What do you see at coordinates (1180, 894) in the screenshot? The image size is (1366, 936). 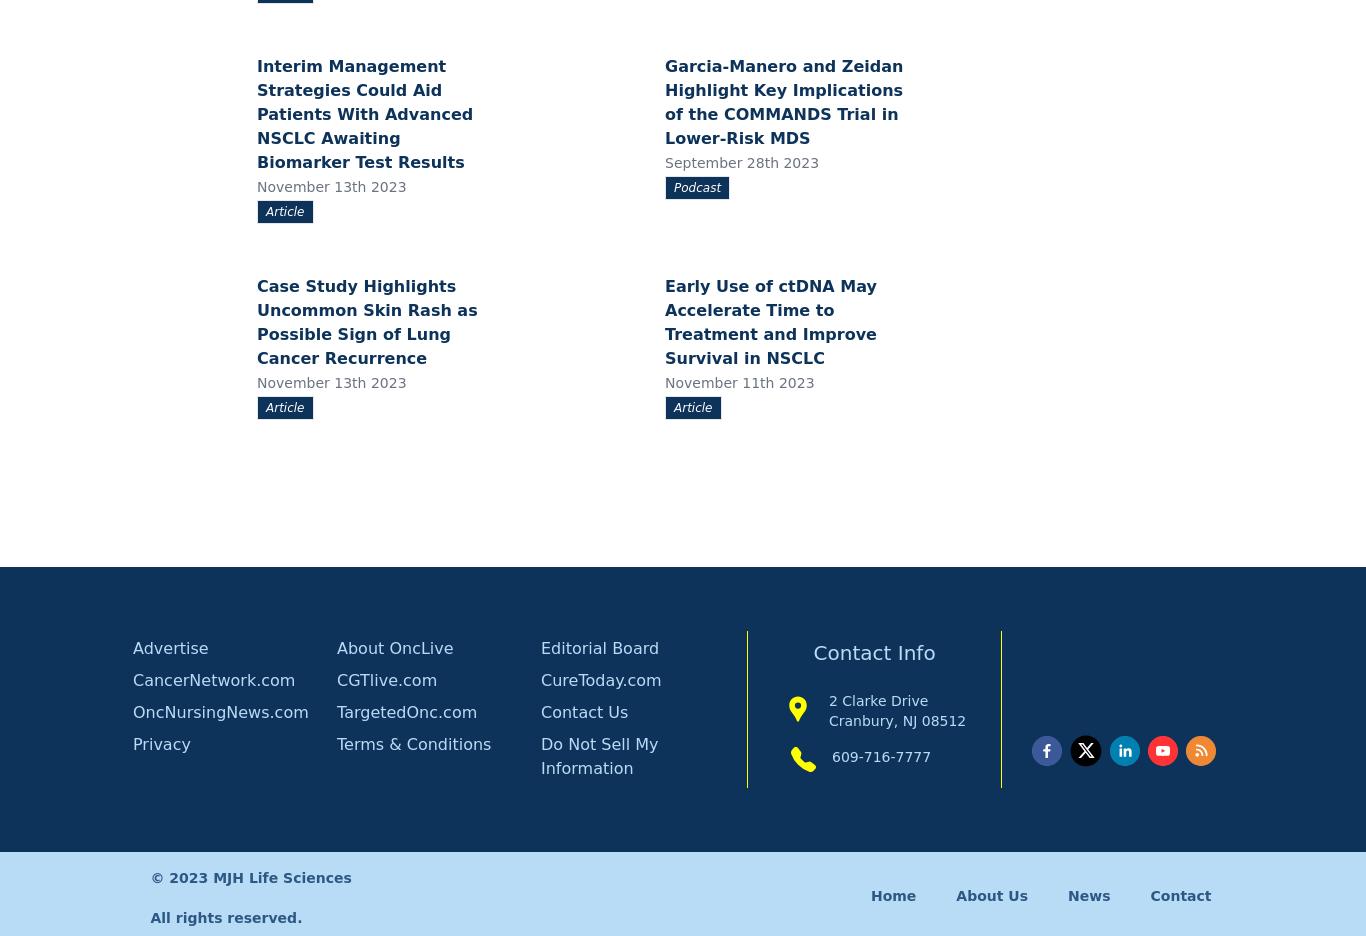 I see `'Contact'` at bounding box center [1180, 894].